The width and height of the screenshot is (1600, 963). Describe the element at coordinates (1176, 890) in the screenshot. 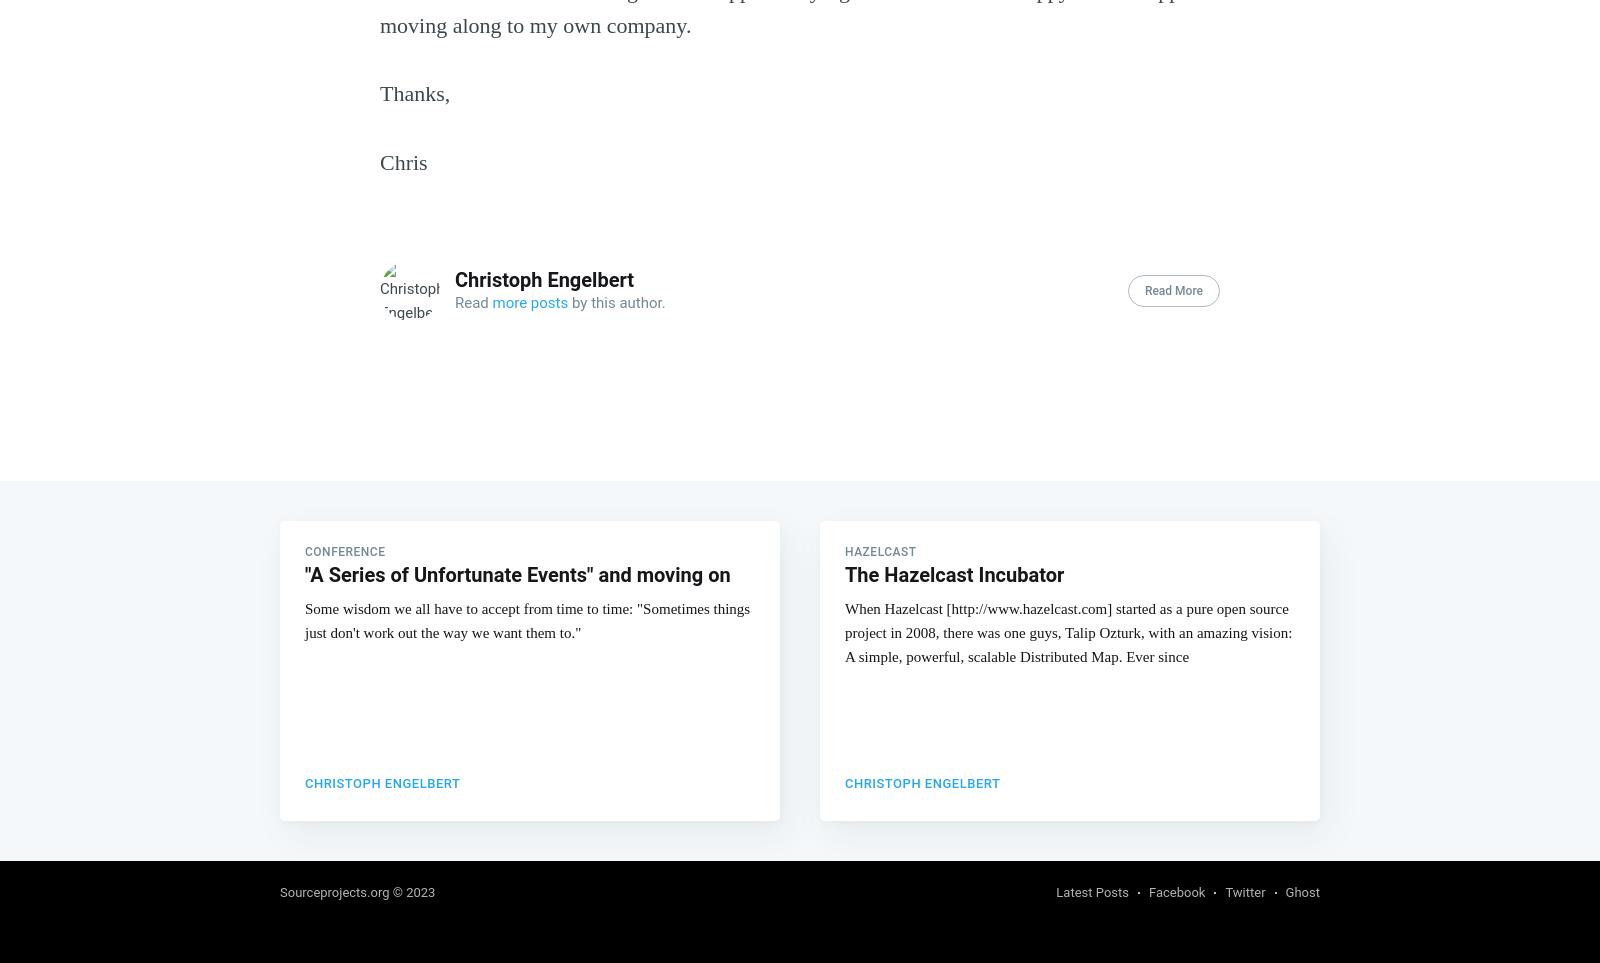

I see `'Facebook'` at that location.